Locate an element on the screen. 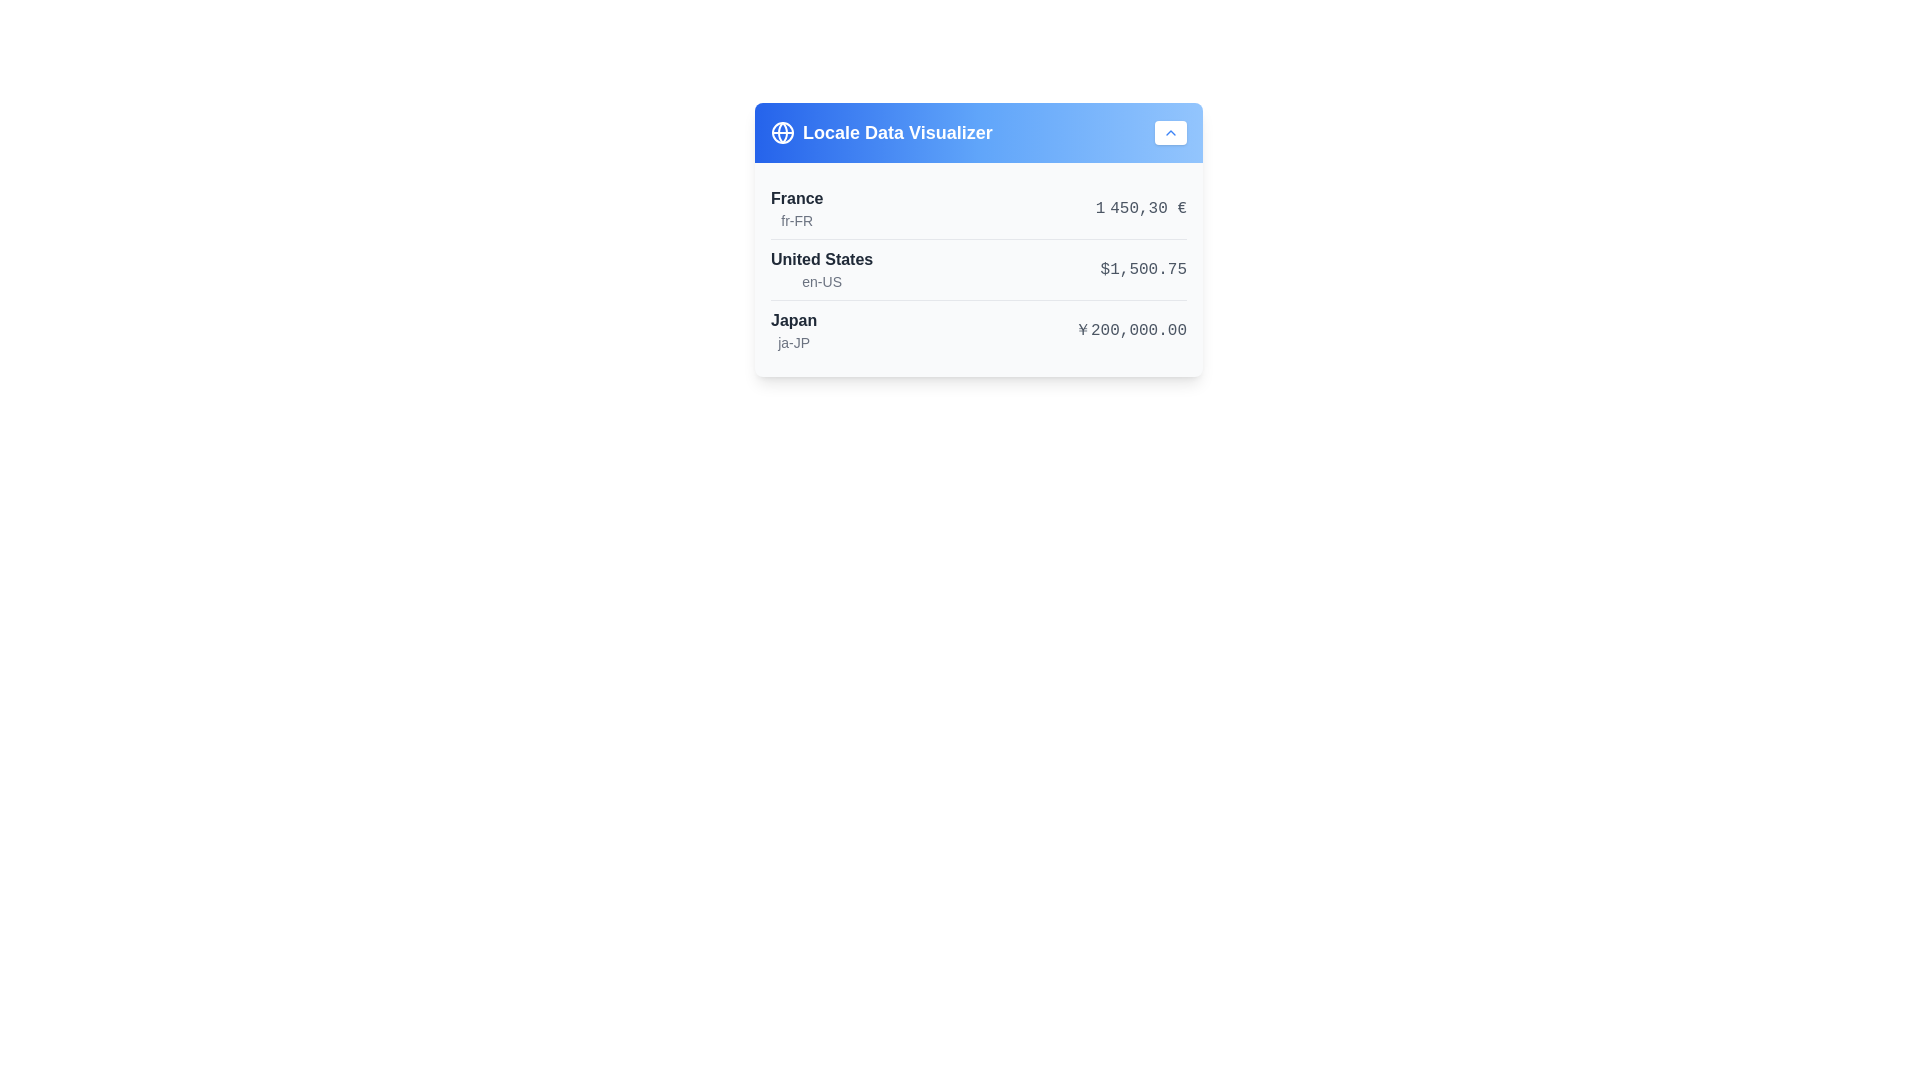  the text label displaying '￥200,000.00' in gray color, located on the right side of the 'Japan' label in the Locale Data Visualizer section is located at coordinates (1131, 330).